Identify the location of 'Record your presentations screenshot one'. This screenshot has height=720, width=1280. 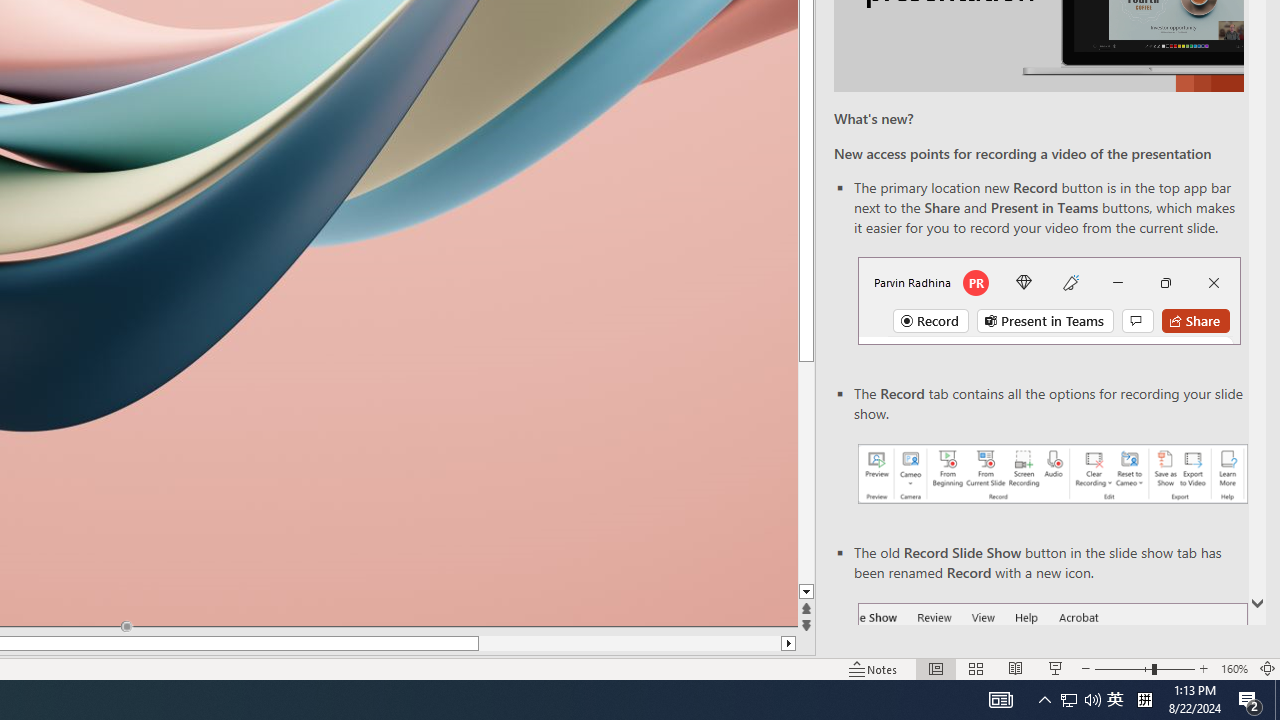
(1051, 474).